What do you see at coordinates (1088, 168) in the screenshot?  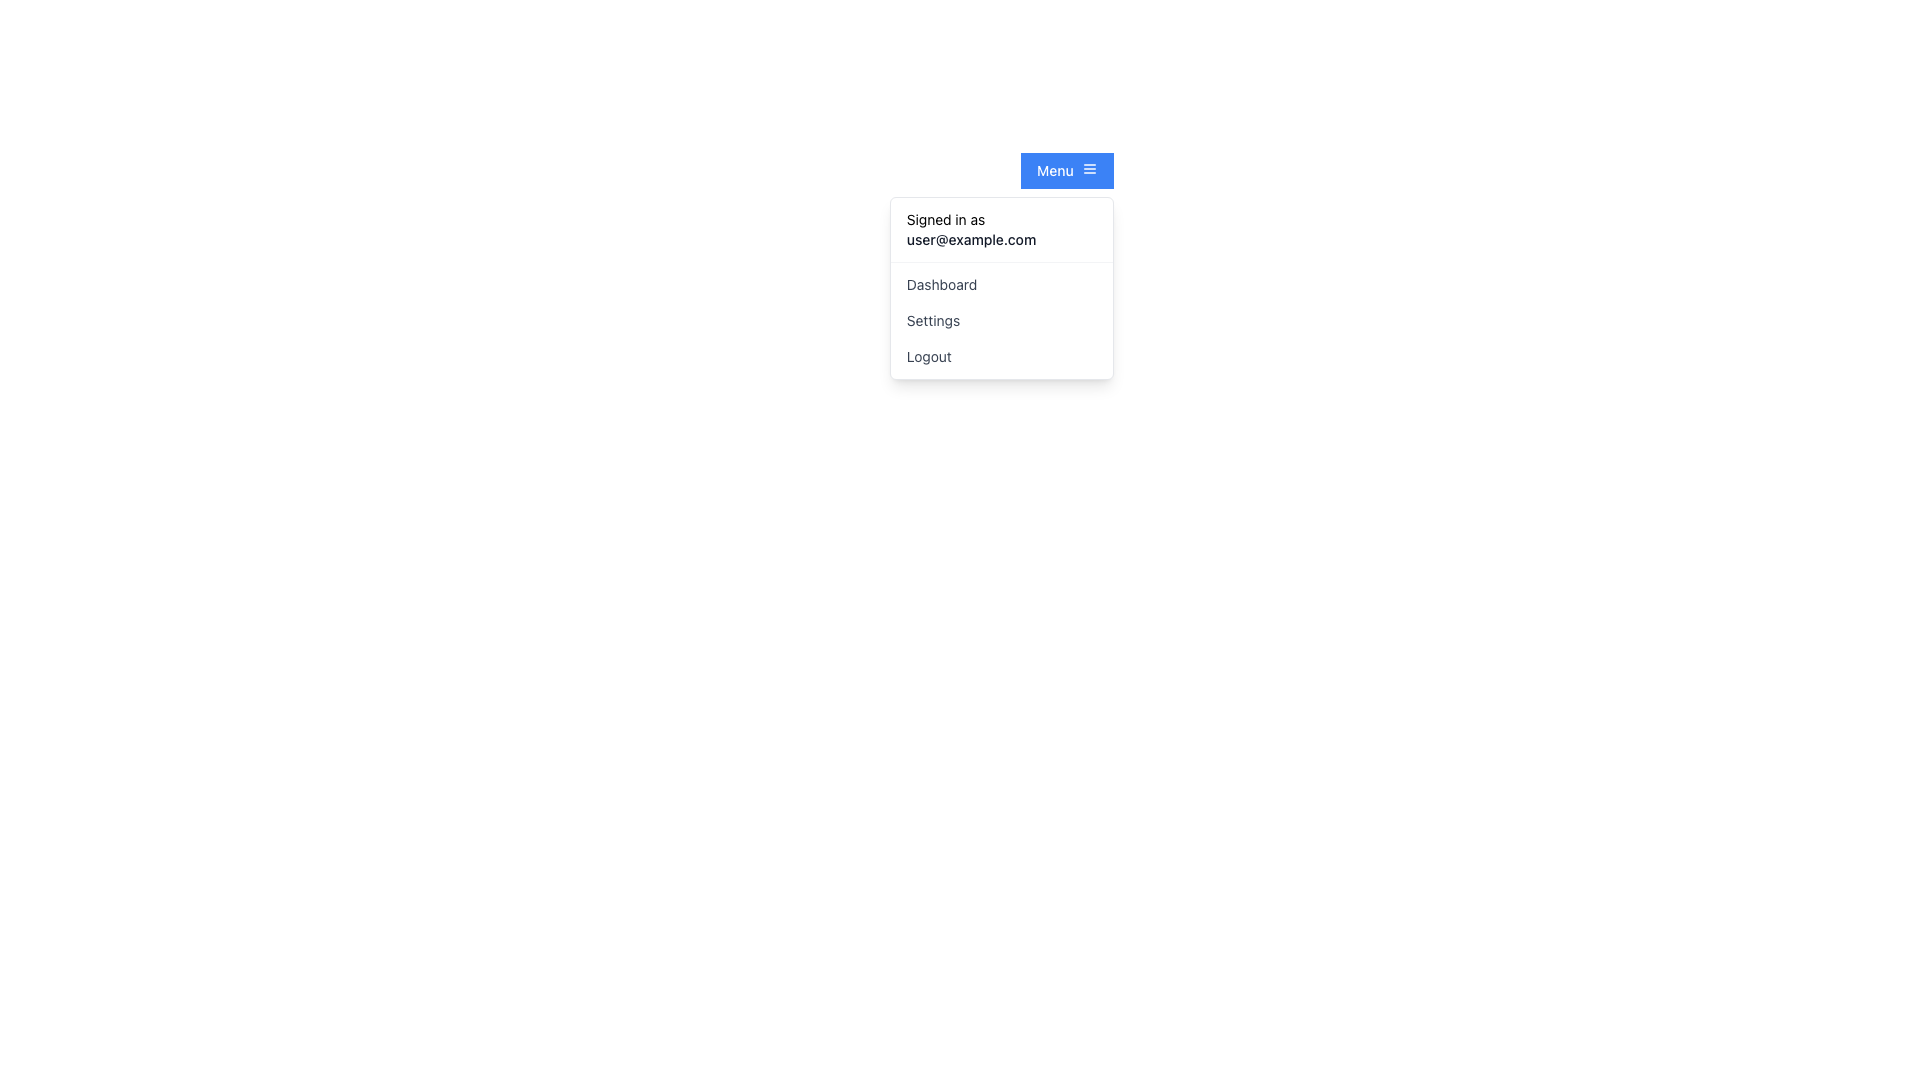 I see `the hamburger menu icon located inside the blue 'Menu' button` at bounding box center [1088, 168].